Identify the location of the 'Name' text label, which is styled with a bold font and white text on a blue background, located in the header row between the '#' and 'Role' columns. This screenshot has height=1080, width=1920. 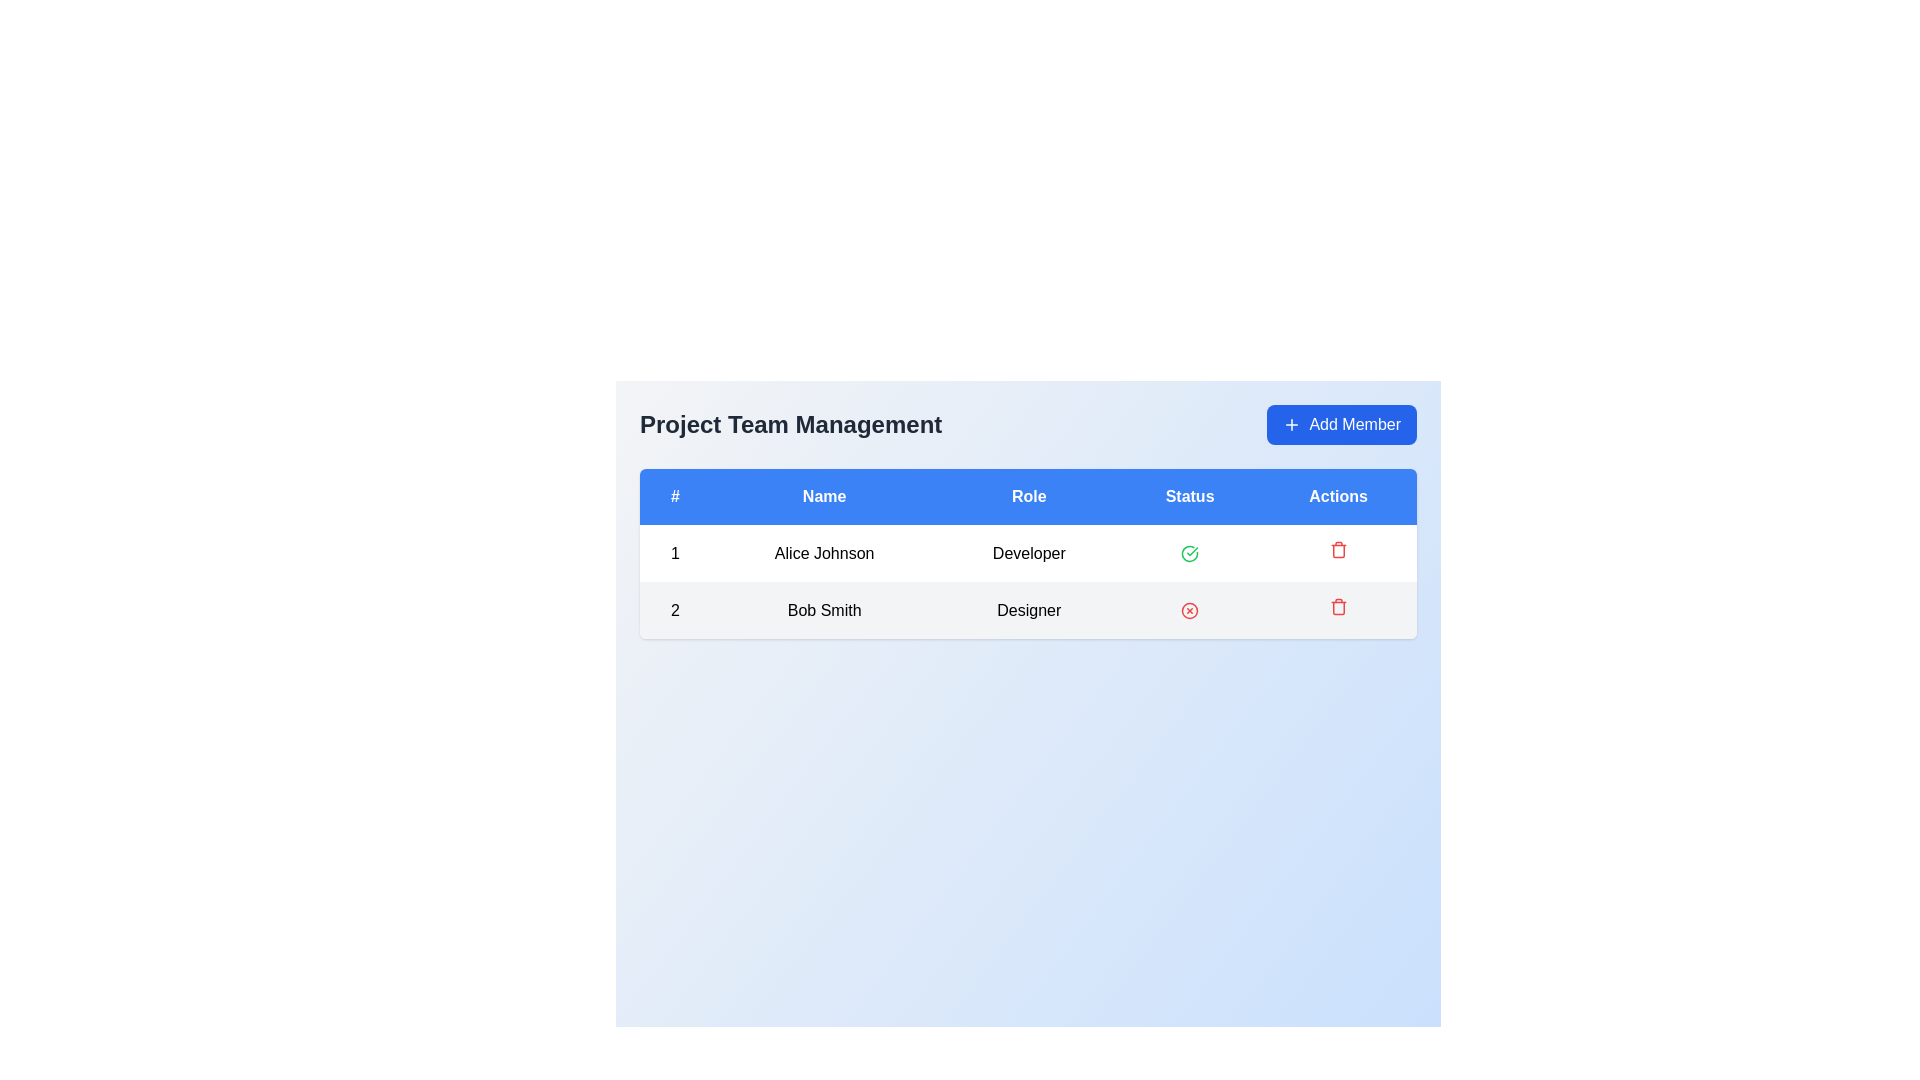
(824, 496).